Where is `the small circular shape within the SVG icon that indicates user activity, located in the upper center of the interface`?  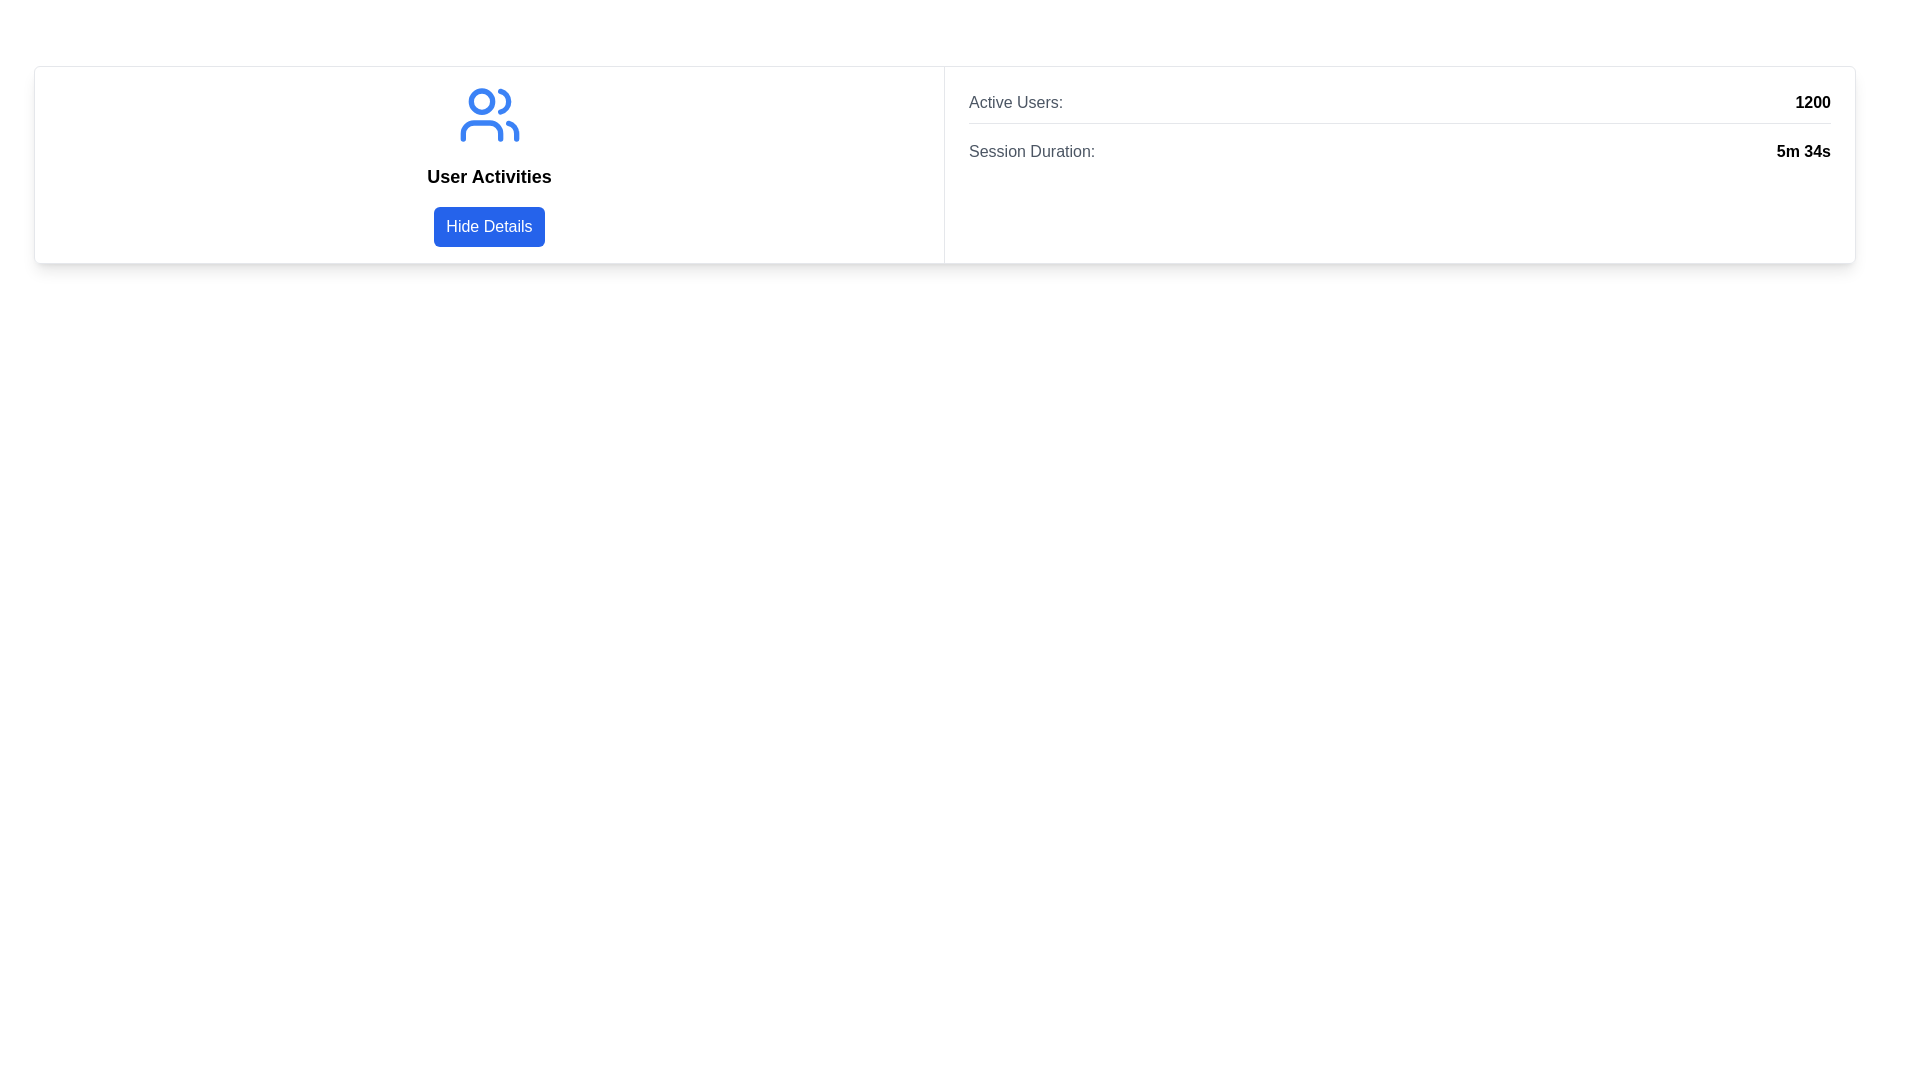 the small circular shape within the SVG icon that indicates user activity, located in the upper center of the interface is located at coordinates (481, 101).